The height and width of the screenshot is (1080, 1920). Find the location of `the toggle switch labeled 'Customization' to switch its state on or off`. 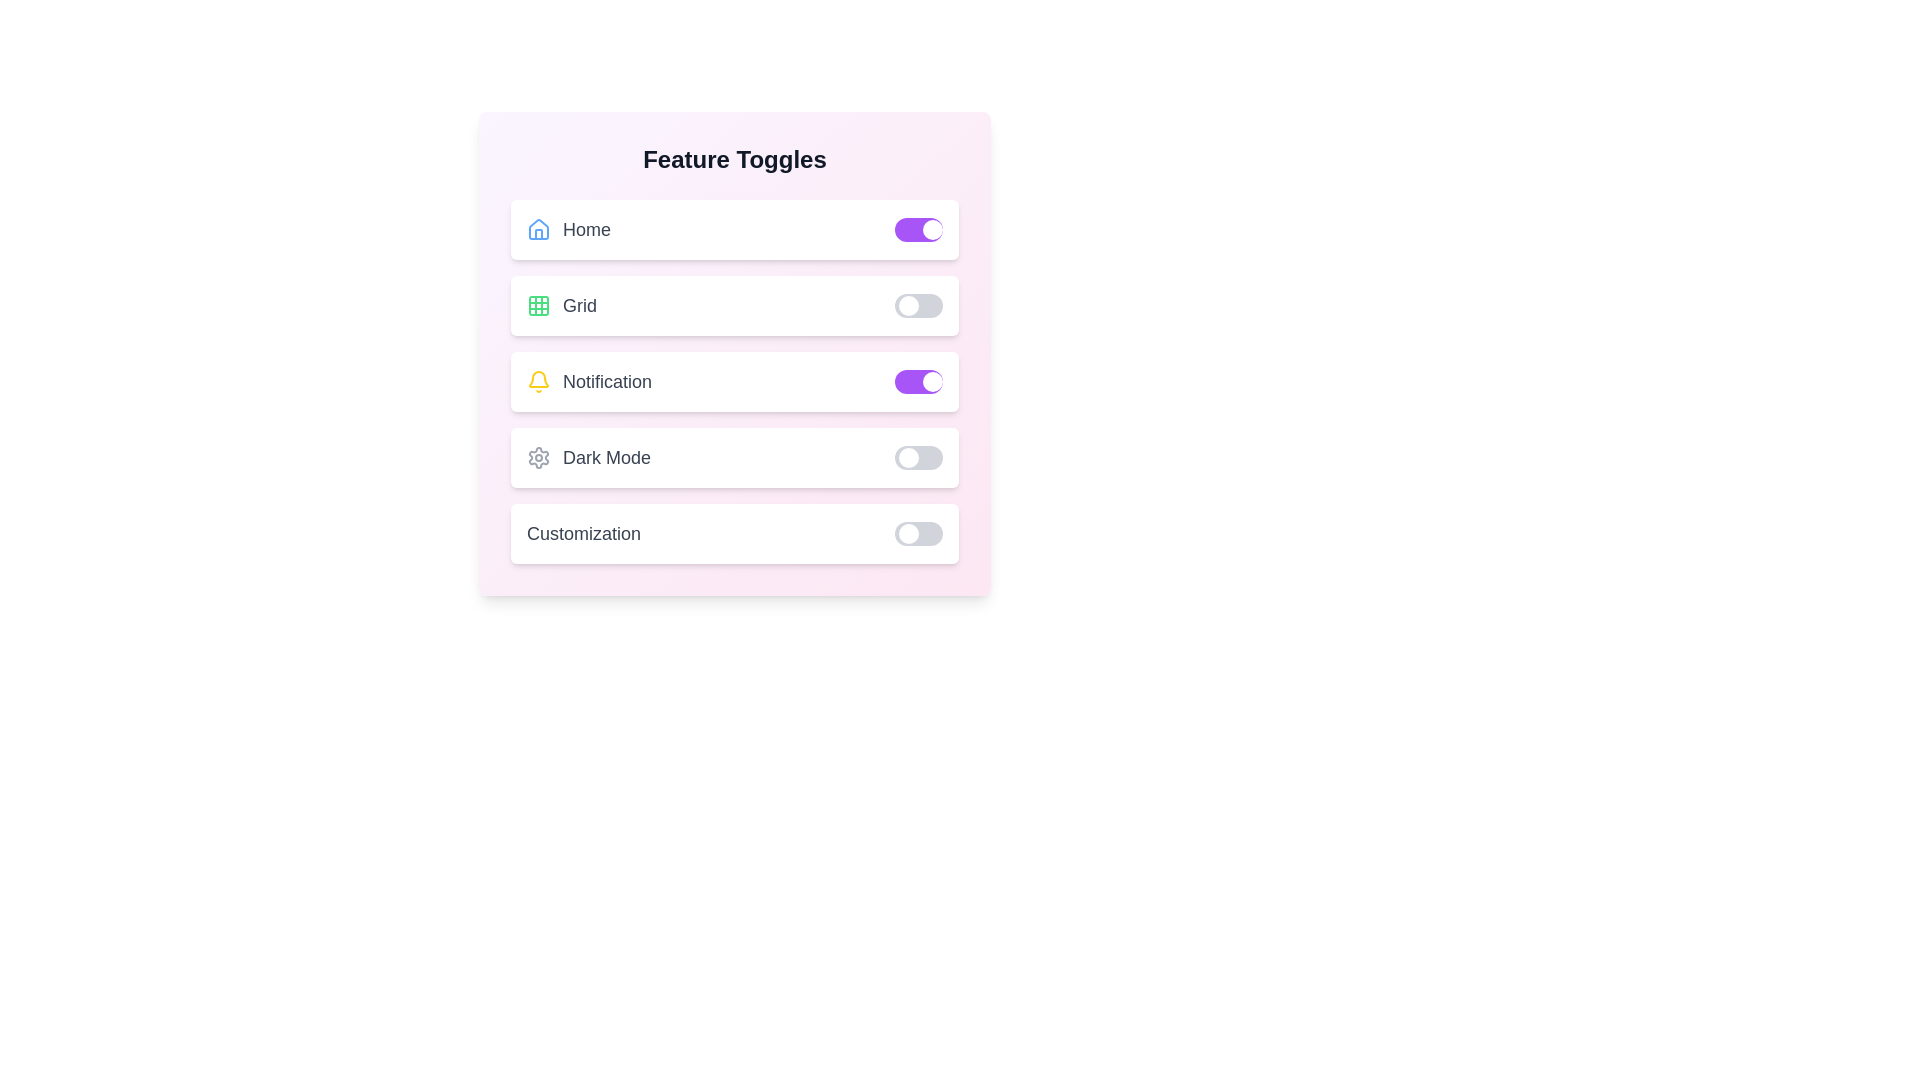

the toggle switch labeled 'Customization' to switch its state on or off is located at coordinates (733, 532).